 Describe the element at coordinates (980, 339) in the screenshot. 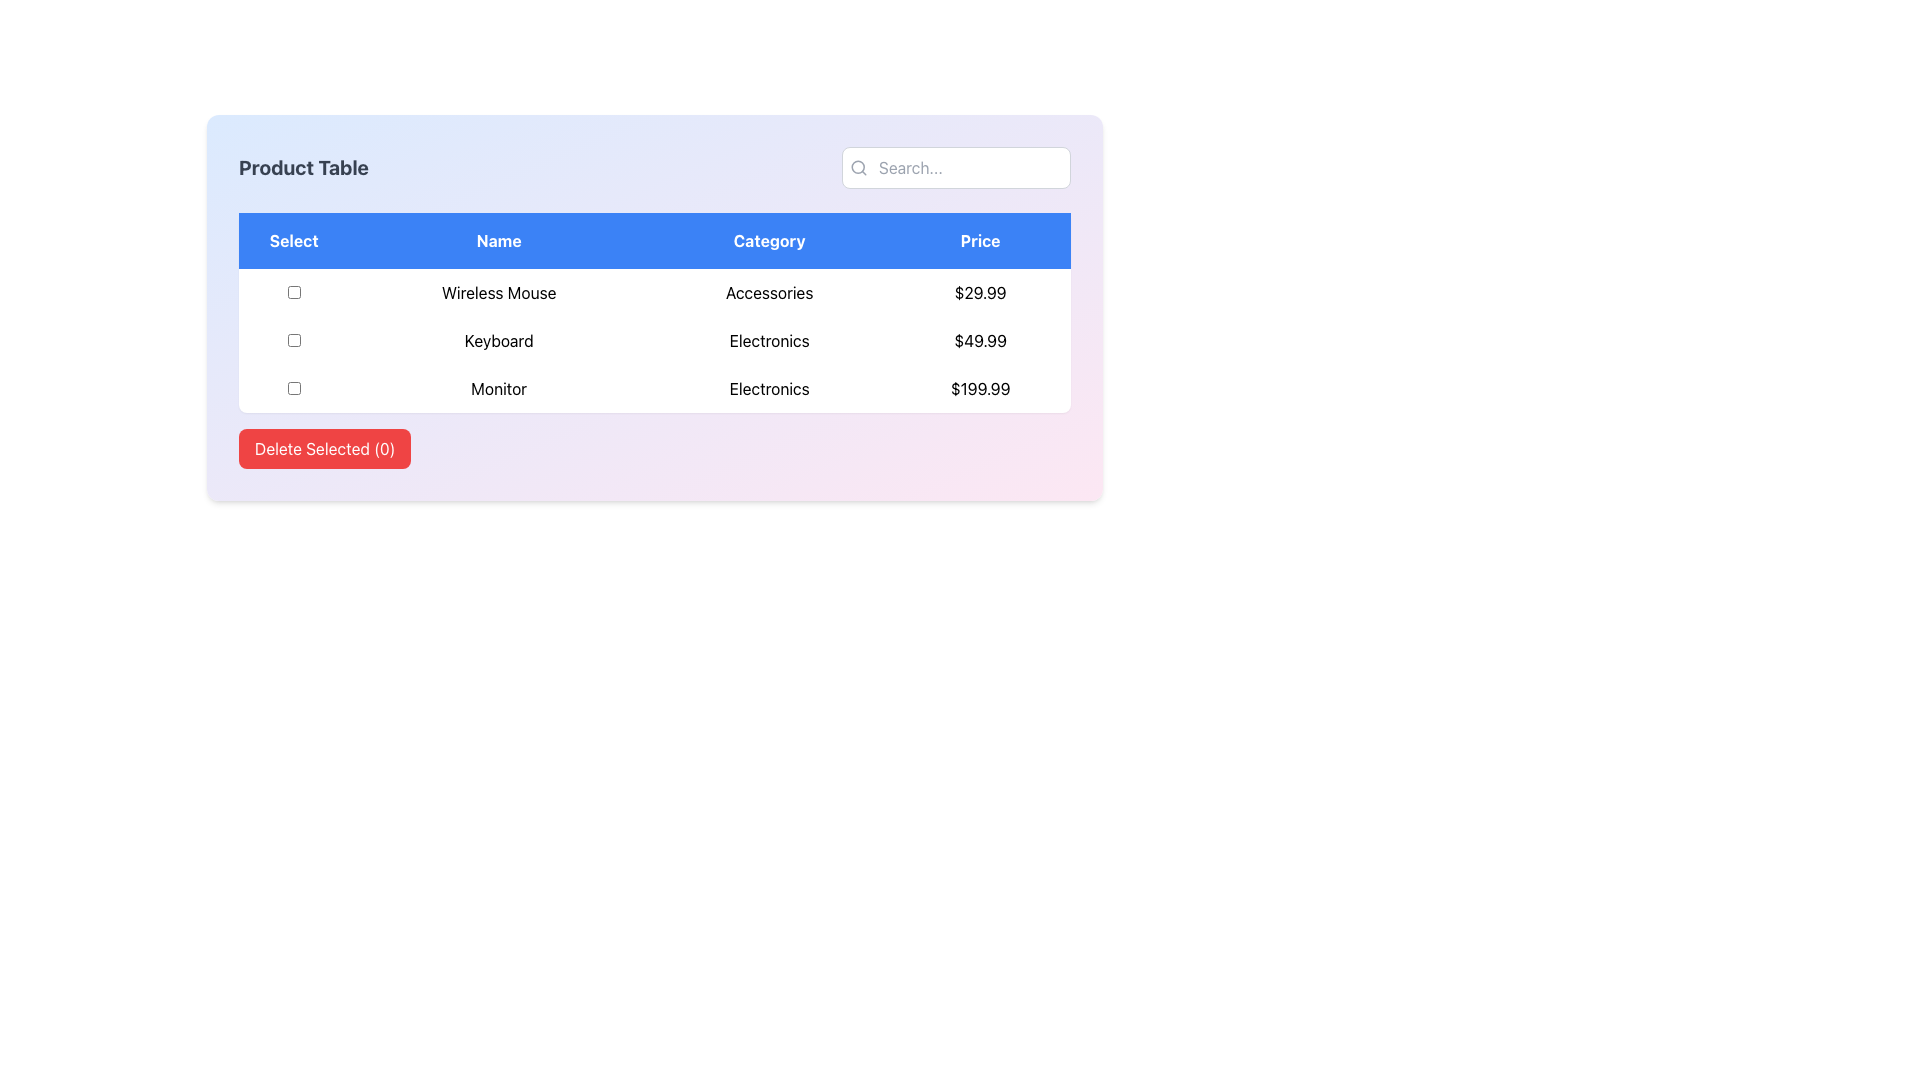

I see `the price label displaying '$49.99' for the 'Keyboard' product, which is aligned to the right end of its row in the table` at that location.